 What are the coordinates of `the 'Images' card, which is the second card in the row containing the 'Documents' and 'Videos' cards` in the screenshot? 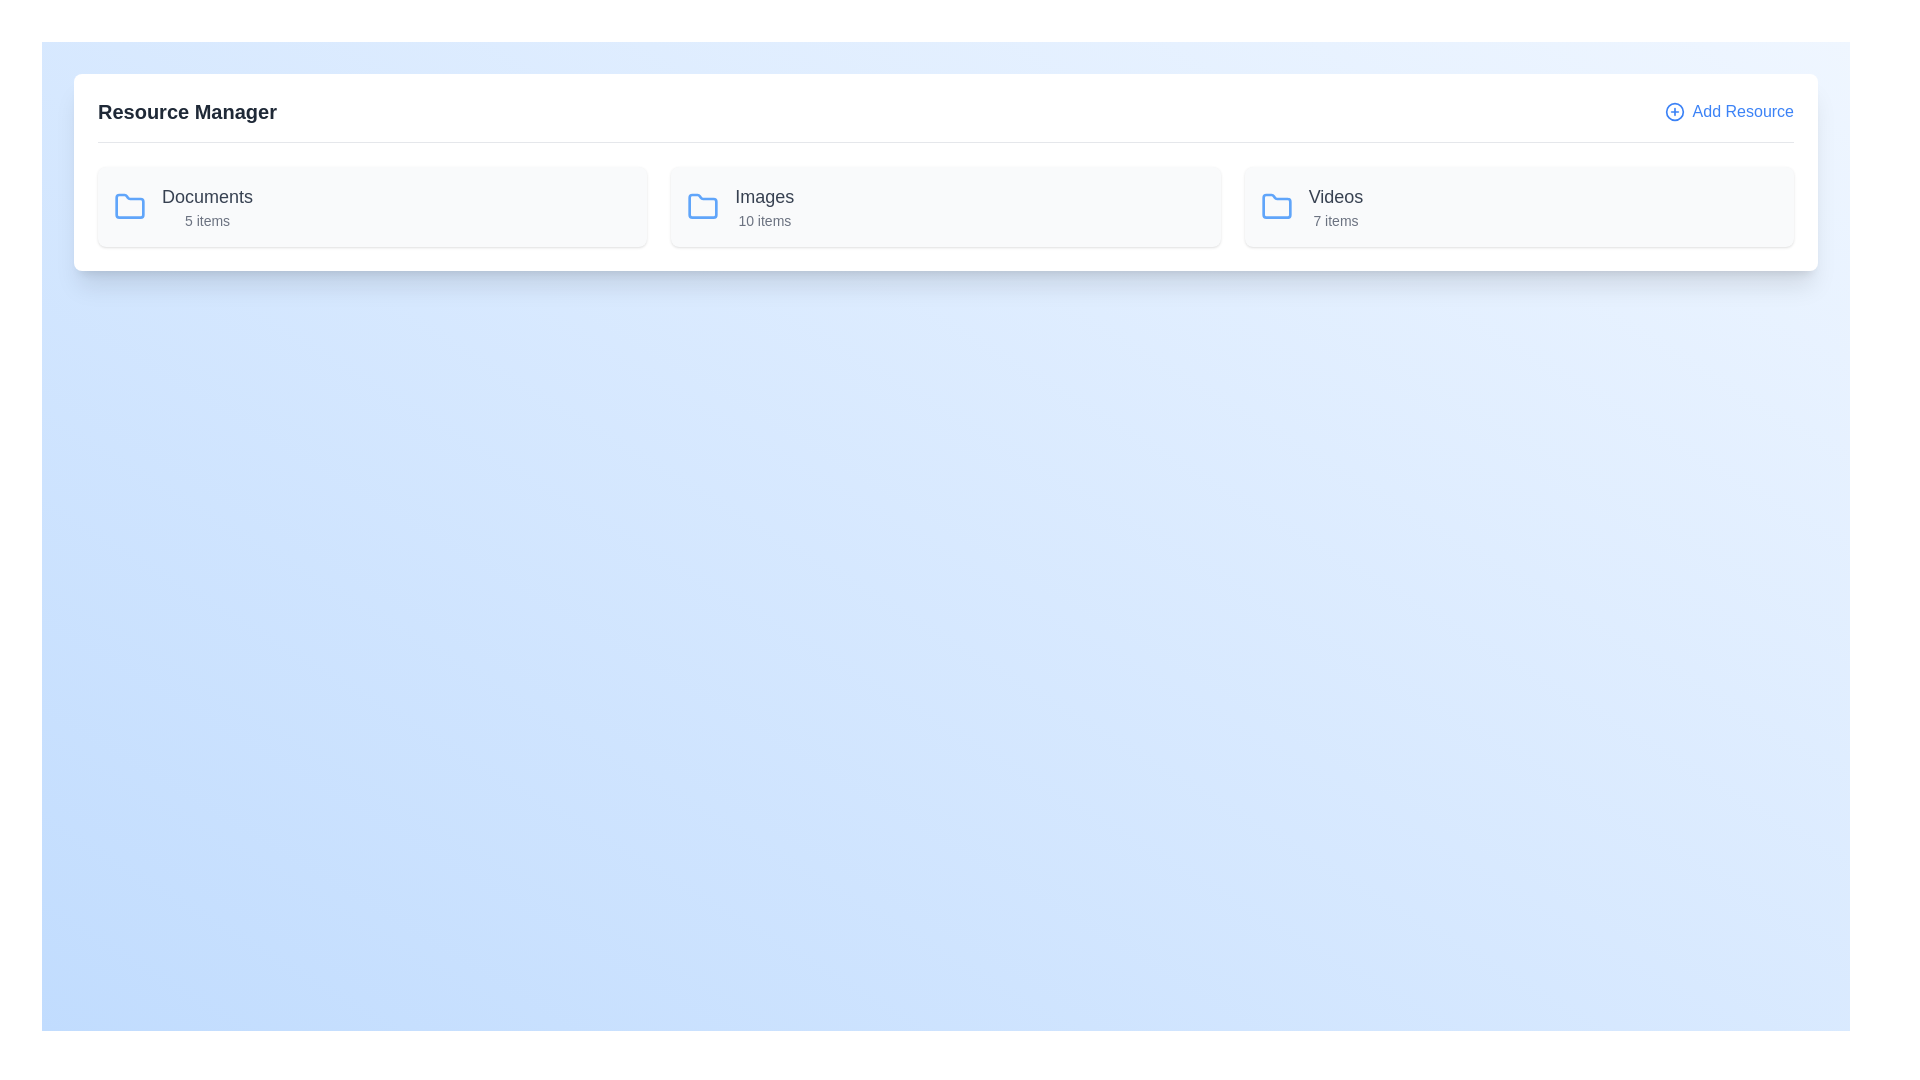 It's located at (944, 207).